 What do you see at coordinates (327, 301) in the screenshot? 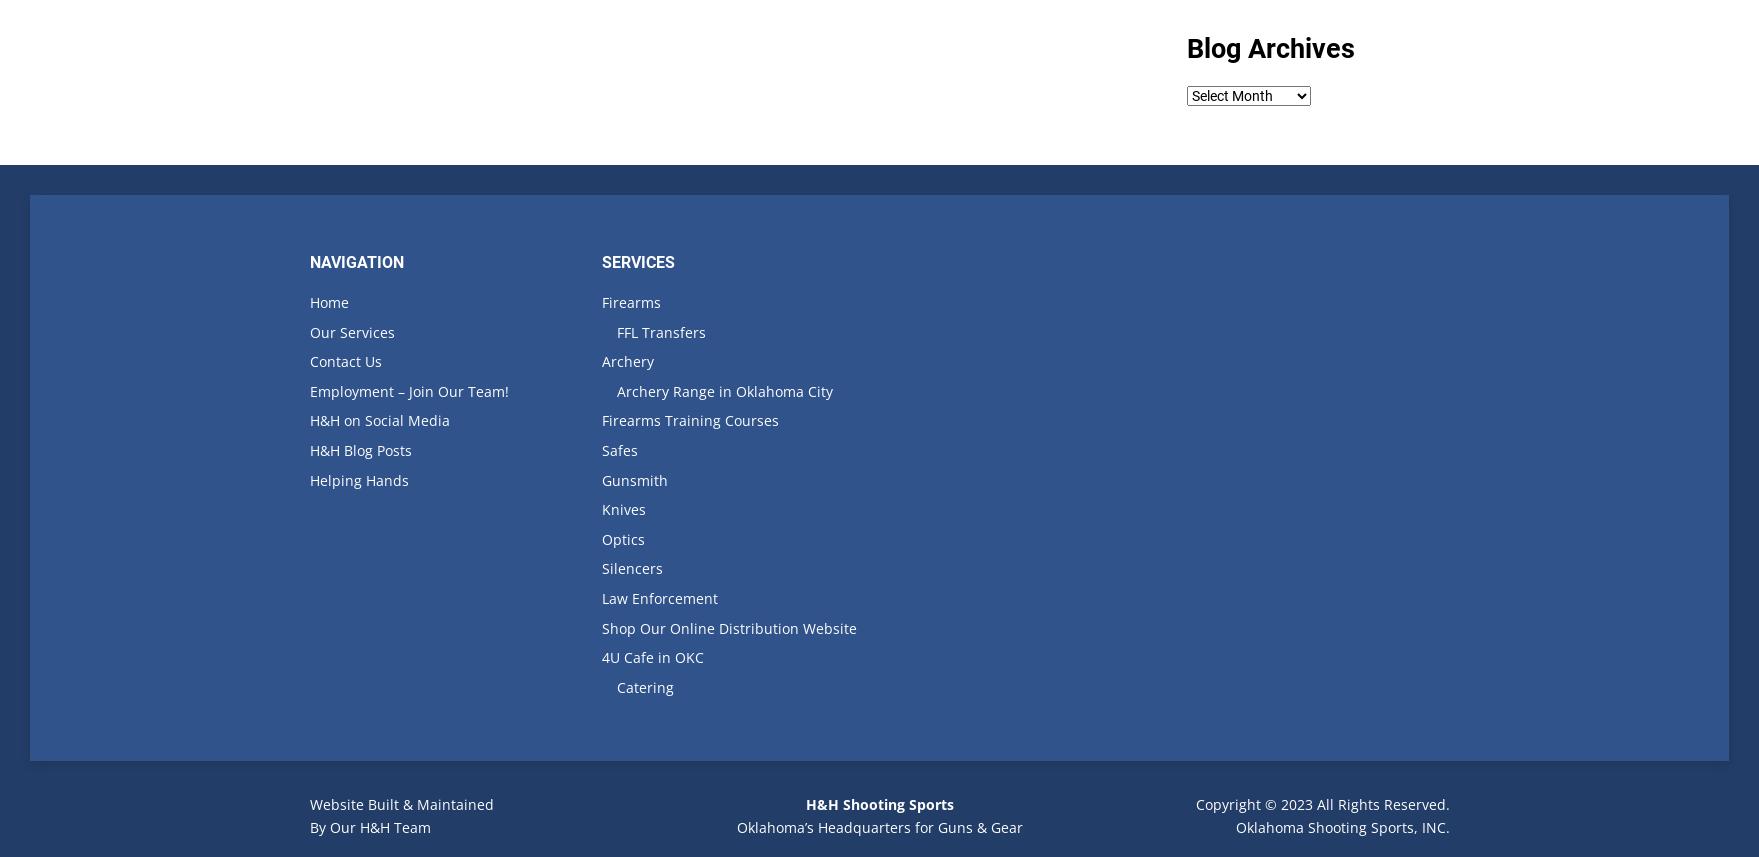
I see `'Home'` at bounding box center [327, 301].